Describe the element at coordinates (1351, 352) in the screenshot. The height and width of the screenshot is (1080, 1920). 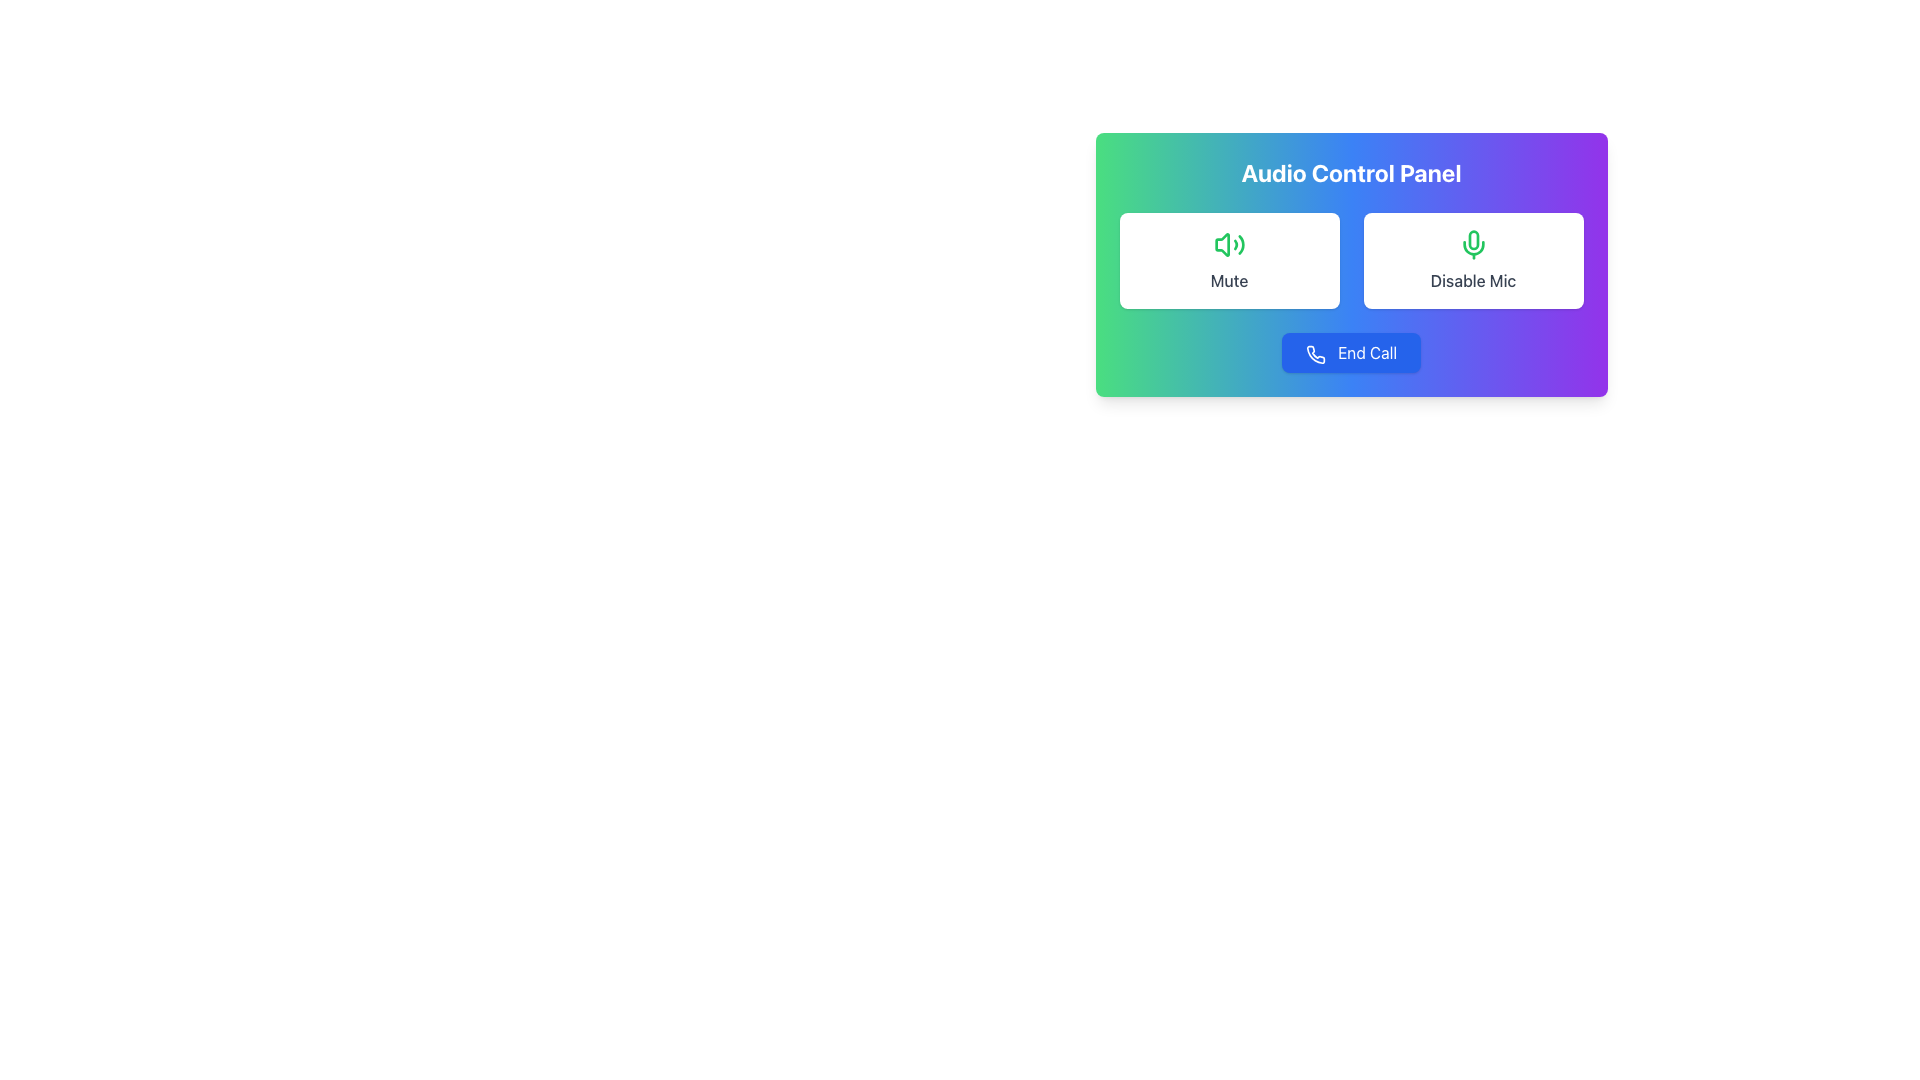
I see `the 'End Call' button, which is styled with a blue background, white text, and an icon of a phone, located in the 'Audio Control Panel' below the 'Mute' and 'Disable Mic' buttons` at that location.